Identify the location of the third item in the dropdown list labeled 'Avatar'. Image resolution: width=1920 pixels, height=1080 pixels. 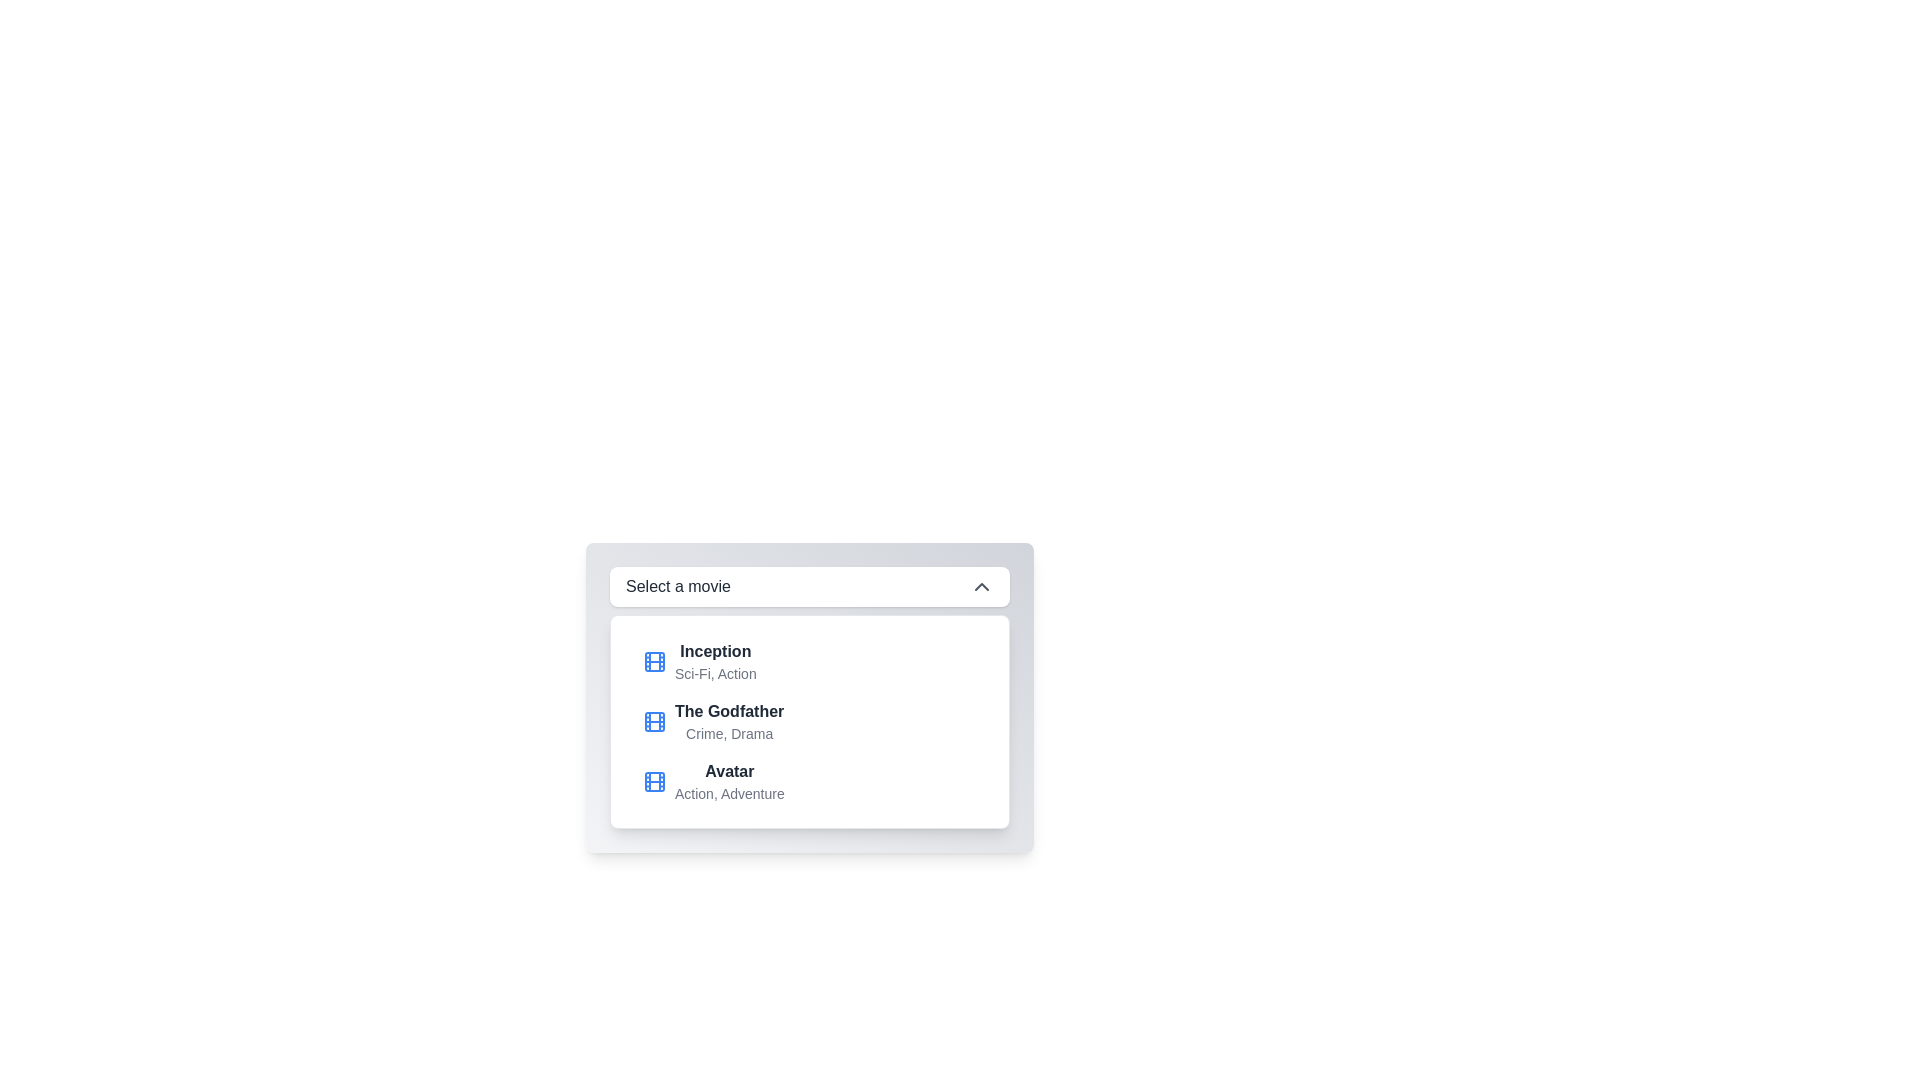
(810, 781).